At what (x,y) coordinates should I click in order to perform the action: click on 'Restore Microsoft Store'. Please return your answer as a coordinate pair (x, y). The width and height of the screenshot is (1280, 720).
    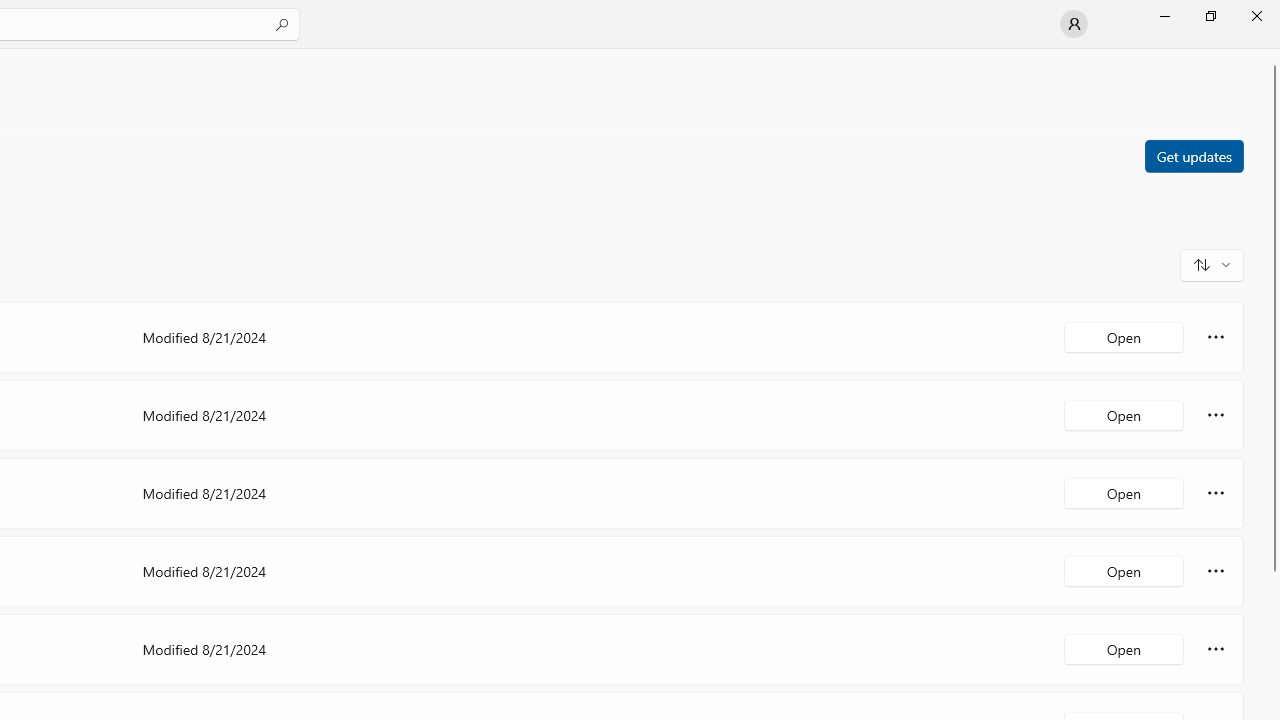
    Looking at the image, I should click on (1209, 15).